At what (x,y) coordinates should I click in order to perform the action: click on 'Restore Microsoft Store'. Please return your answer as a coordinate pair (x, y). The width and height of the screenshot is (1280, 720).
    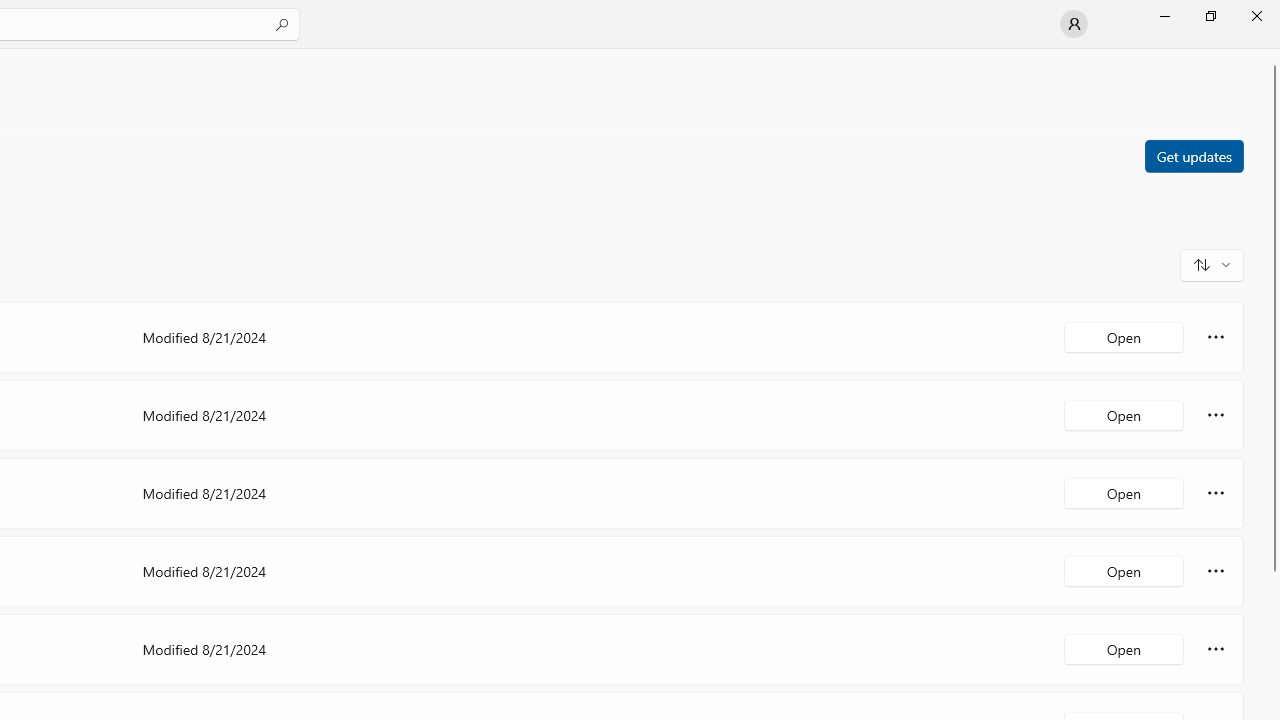
    Looking at the image, I should click on (1209, 15).